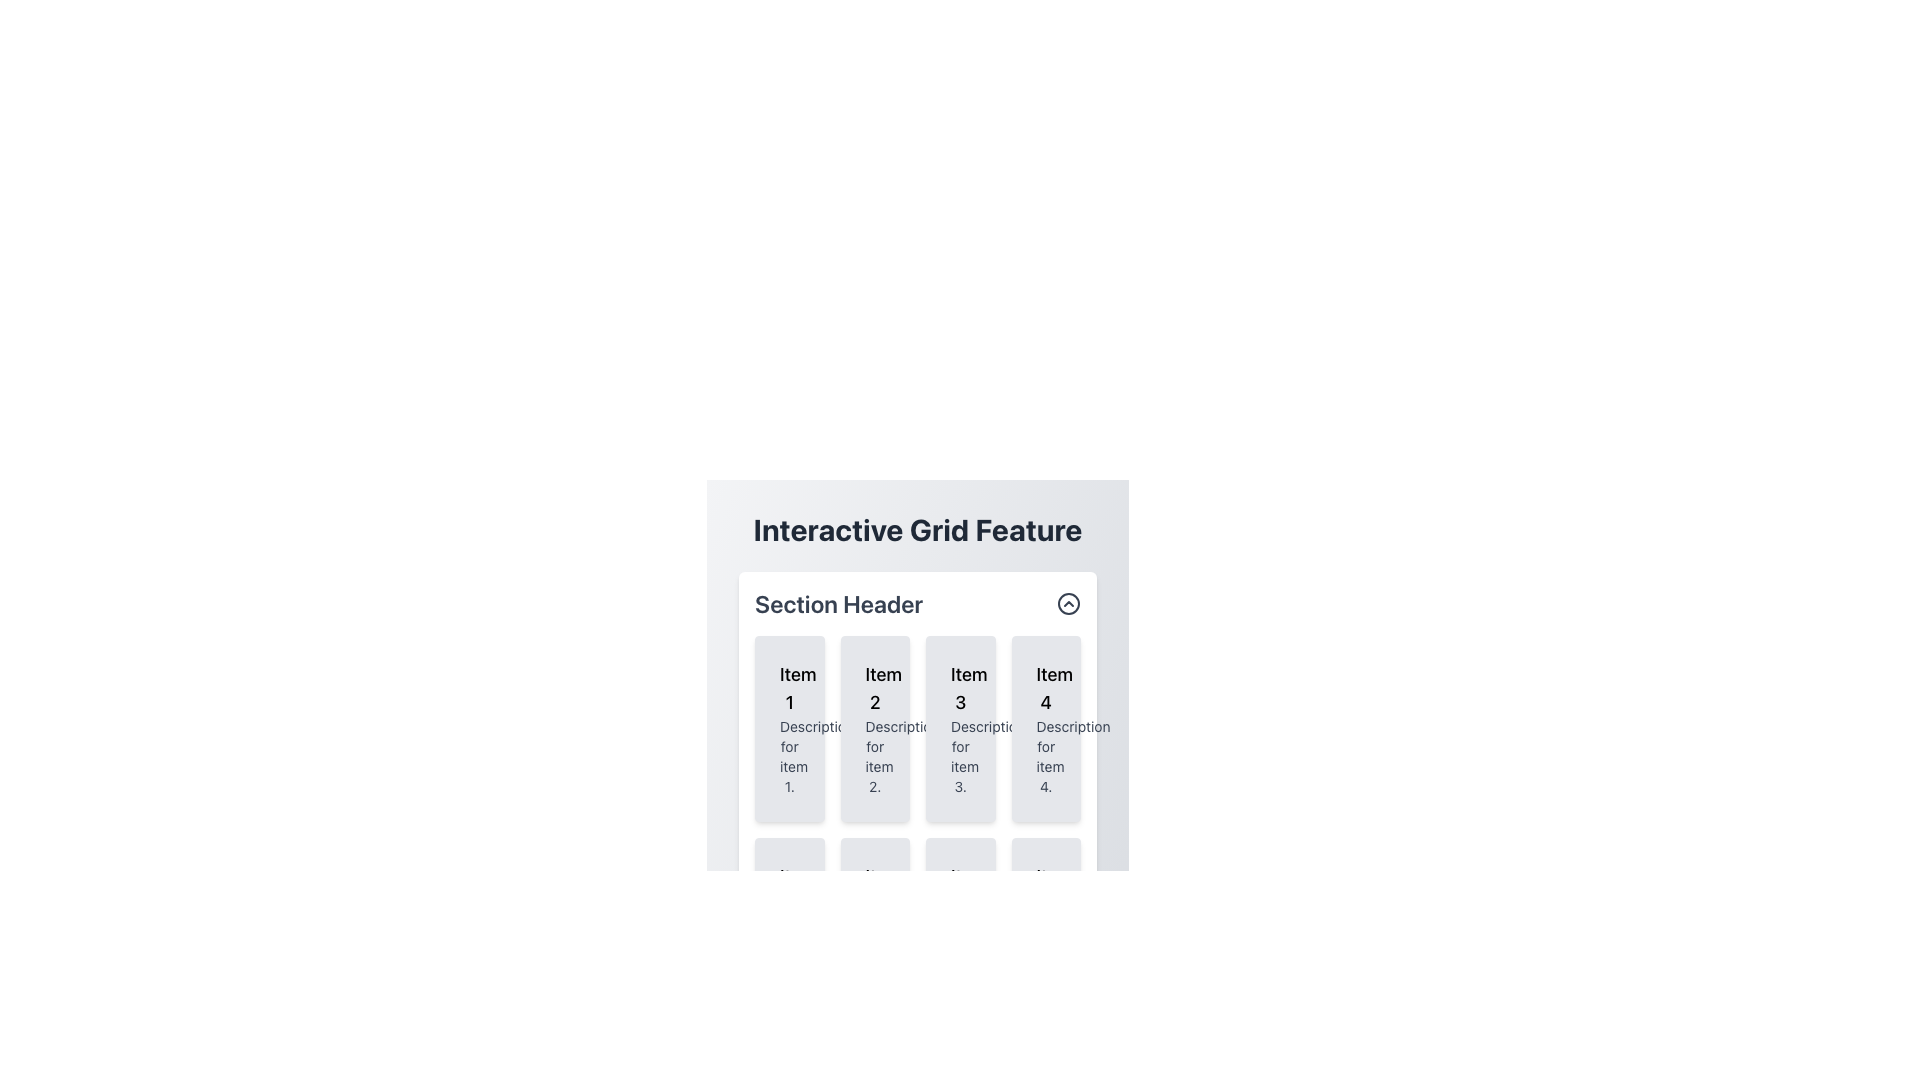 This screenshot has height=1080, width=1920. Describe the element at coordinates (1045, 729) in the screenshot. I see `details of the Card, which is the fourth item in a grid layout located at the top-right corner, directly to the right of 'Item 3'` at that location.